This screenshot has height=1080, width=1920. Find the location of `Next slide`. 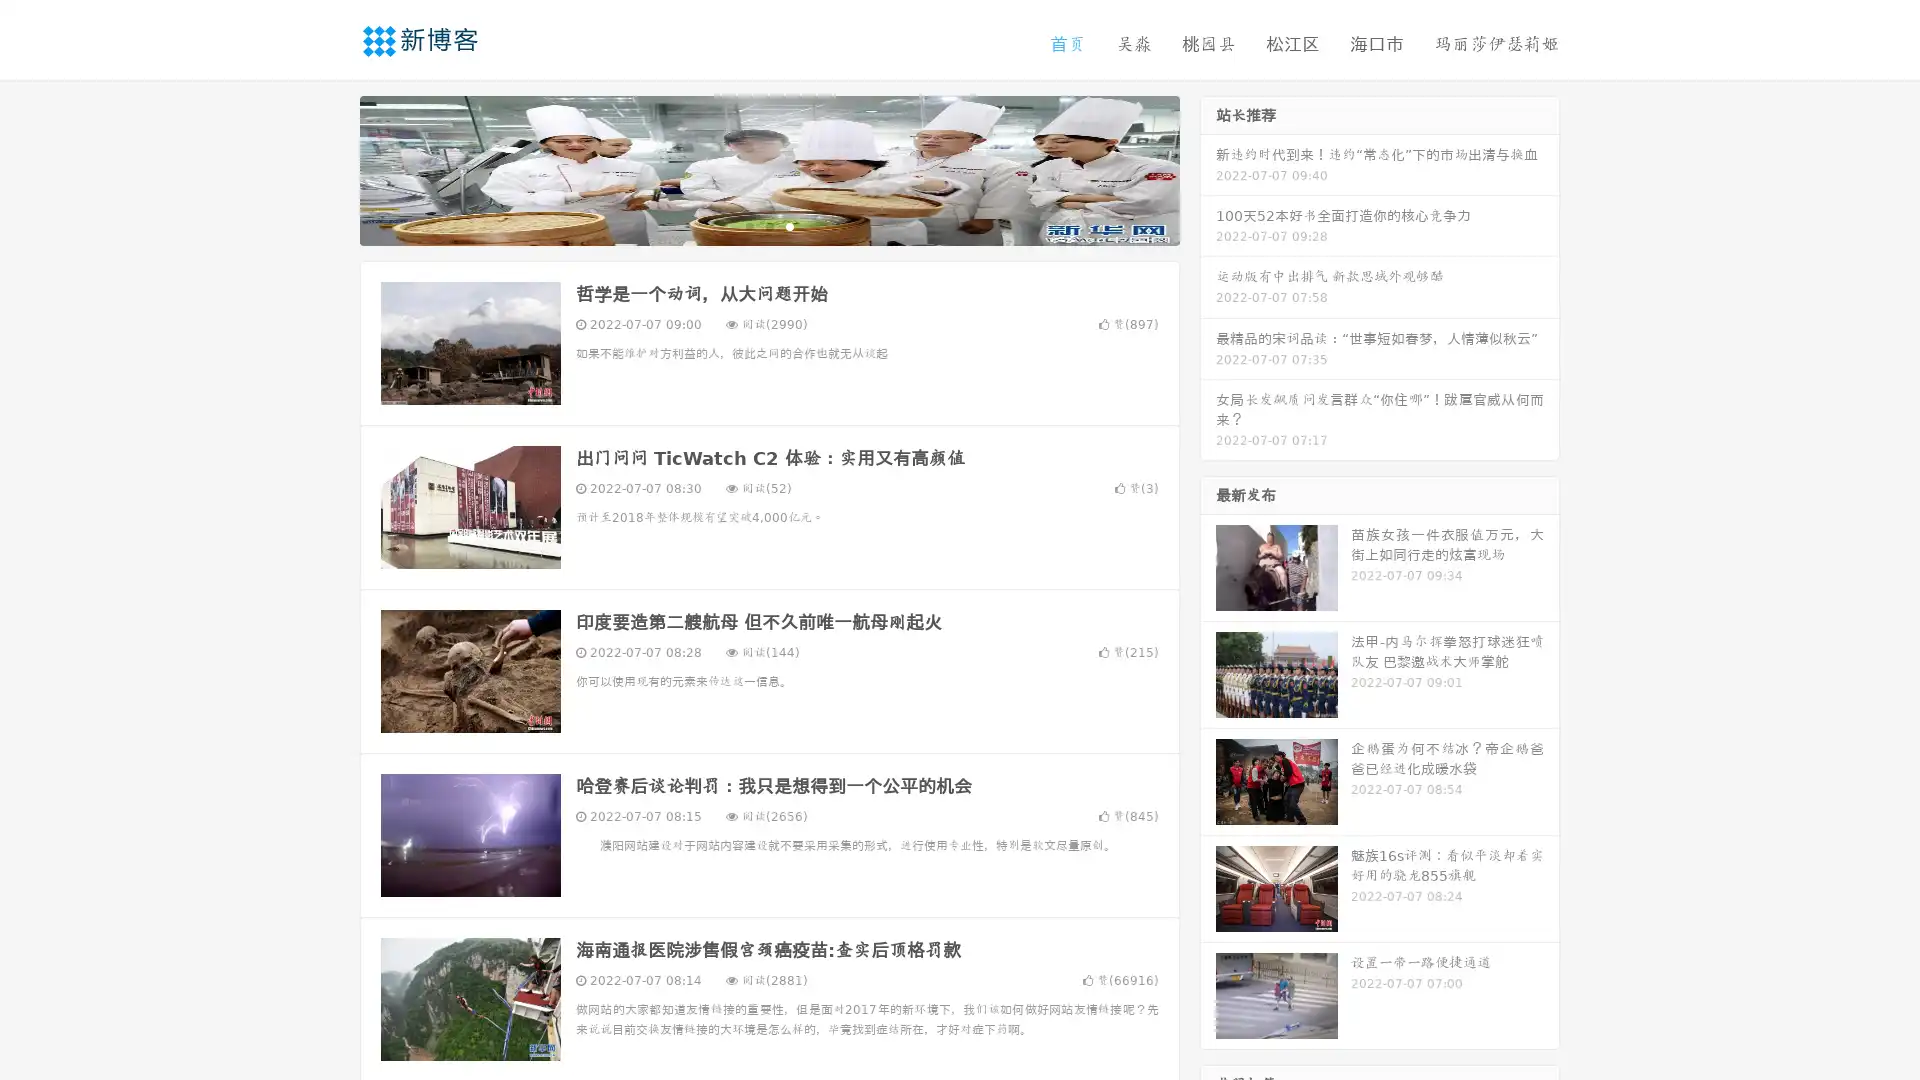

Next slide is located at coordinates (1208, 168).